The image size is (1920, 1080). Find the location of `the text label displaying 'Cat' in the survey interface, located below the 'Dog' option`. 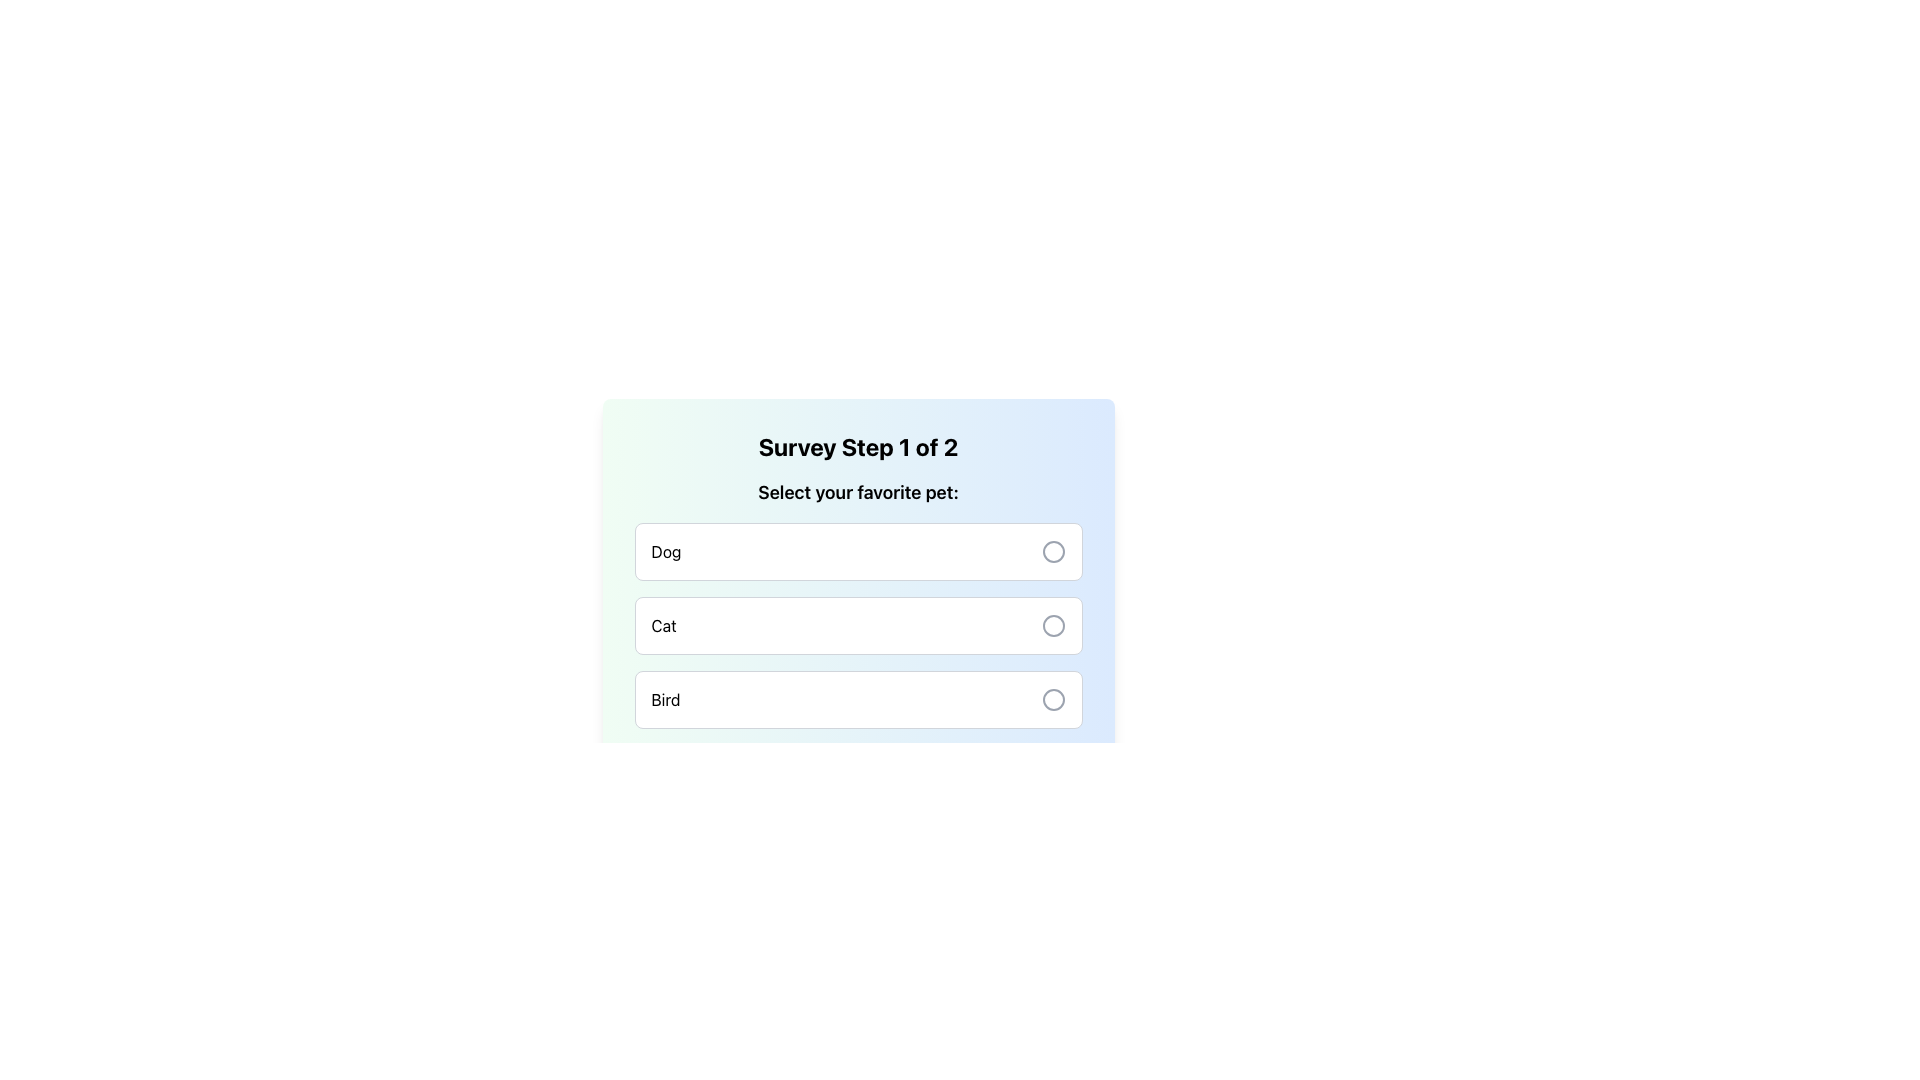

the text label displaying 'Cat' in the survey interface, located below the 'Dog' option is located at coordinates (664, 624).